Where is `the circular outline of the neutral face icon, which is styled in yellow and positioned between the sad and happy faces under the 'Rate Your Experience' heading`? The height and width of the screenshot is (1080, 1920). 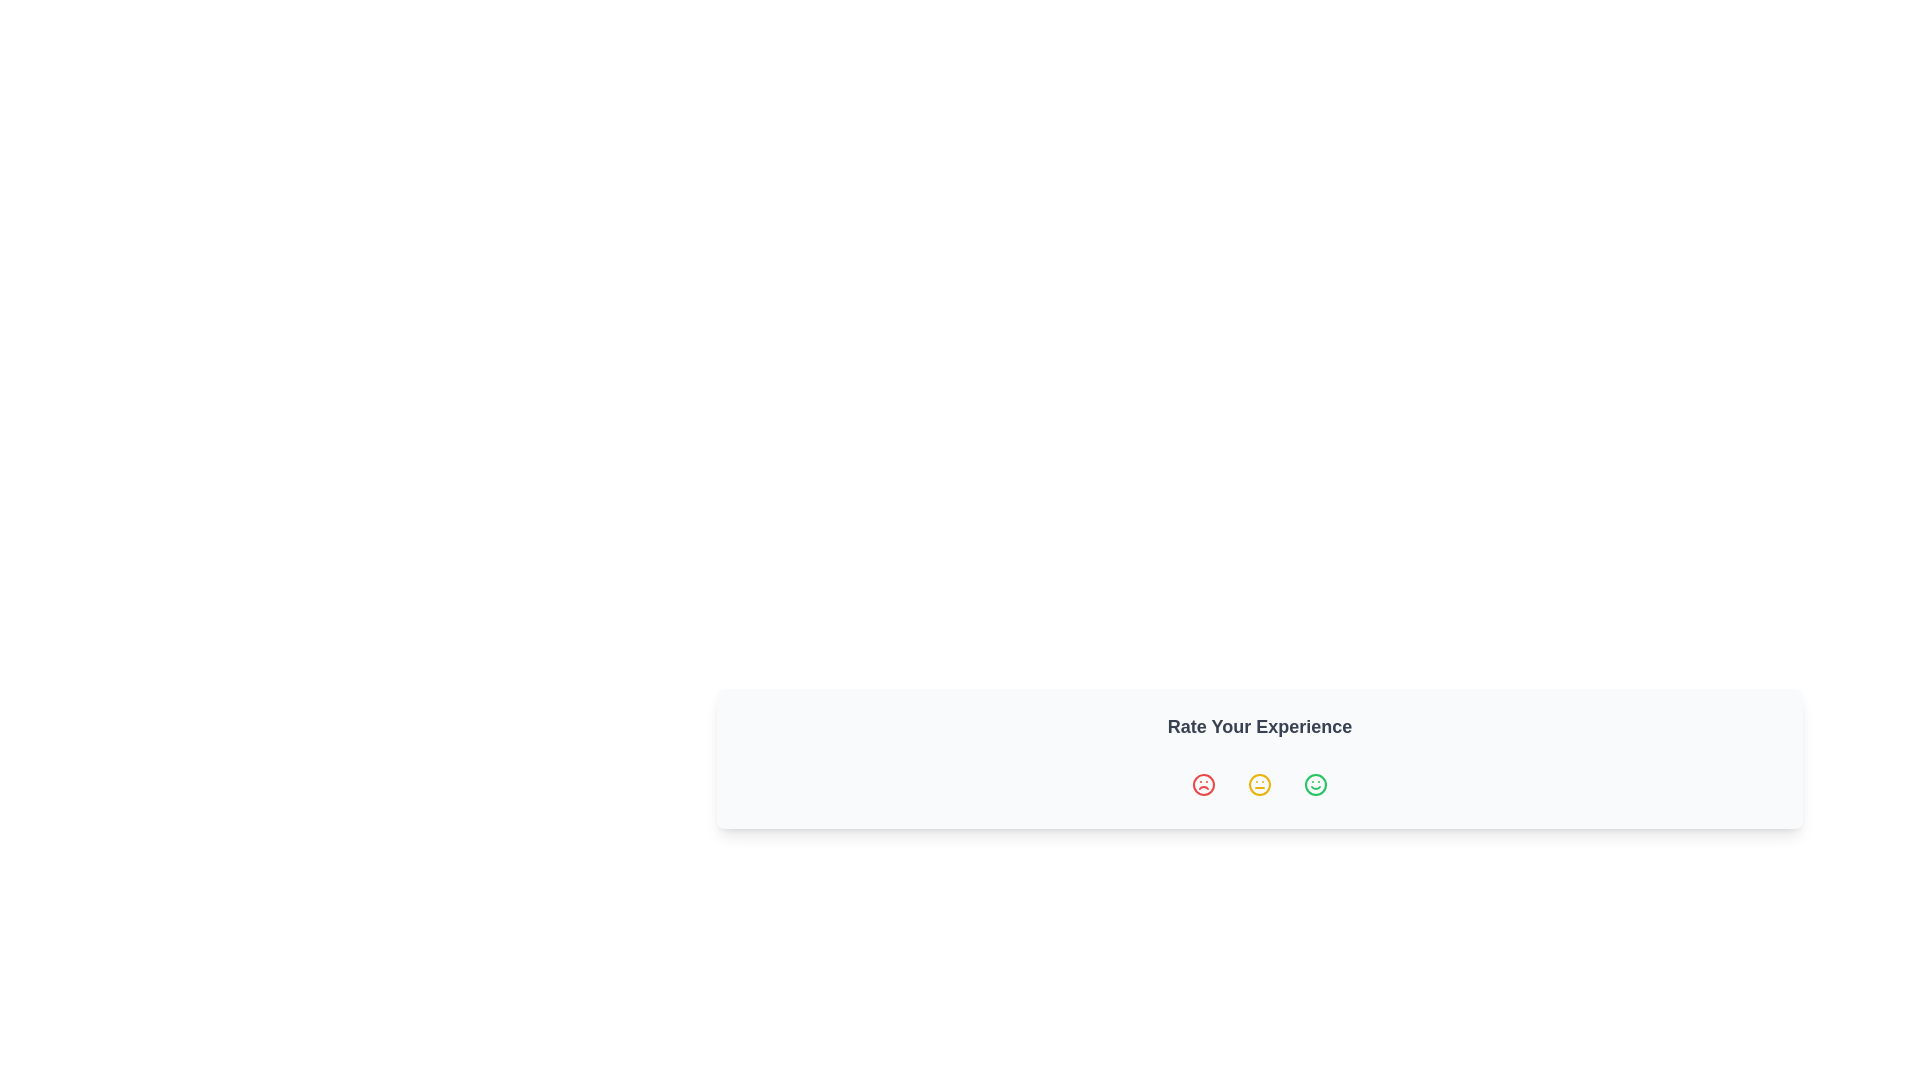
the circular outline of the neutral face icon, which is styled in yellow and positioned between the sad and happy faces under the 'Rate Your Experience' heading is located at coordinates (1258, 784).